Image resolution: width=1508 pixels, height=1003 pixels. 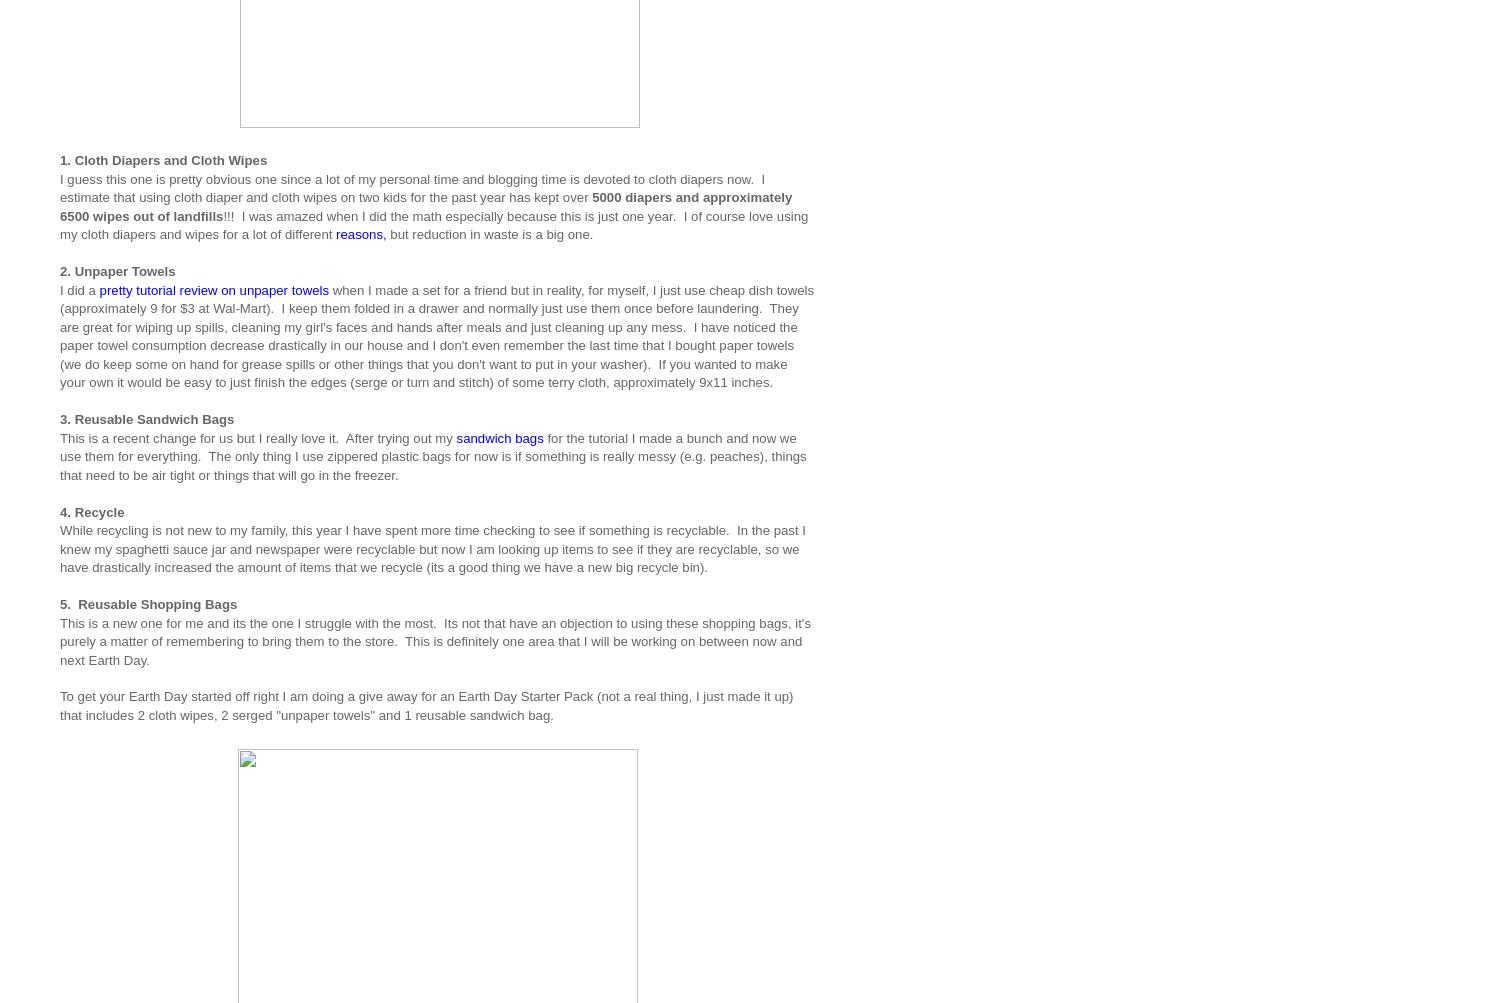 I want to click on 'when I made a set for a friend but in reality, for myself, I just use cheap dish towels (approximately 9 for $3 at Wal-Mart).  I keep them folded in a drawer and normally just use them once before laundering.  They are great for wiping up spills, cleaning my girl's faces and hands after meals and just cleaning up any mess.  I have noticed the paper towel consumption decrease drastically in our house and I don't even remember the last time that I bought paper towels (we do keep some on hand for grease spills or other things that you don't want to put in your washer).  If you wanted to make your own it would be easy to just finish the edges (serge or turn and stitch) of some terry cloth, approximately 9x11 inches.', so click(x=437, y=335).